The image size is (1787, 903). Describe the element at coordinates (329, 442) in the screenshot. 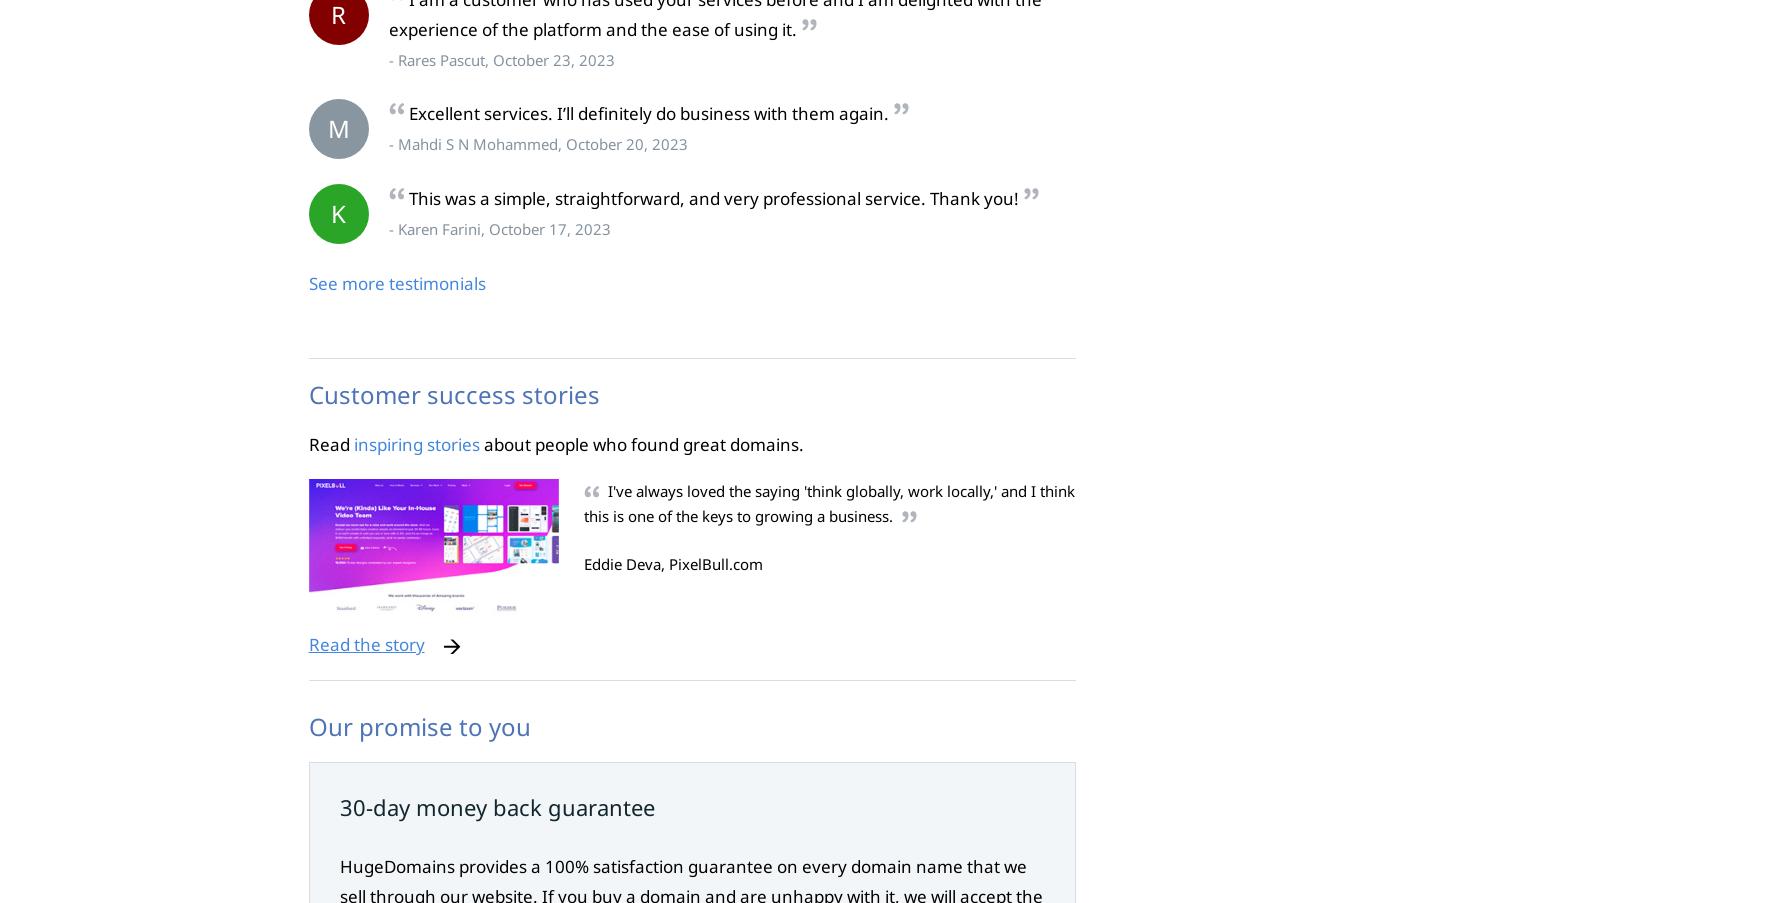

I see `'Read'` at that location.